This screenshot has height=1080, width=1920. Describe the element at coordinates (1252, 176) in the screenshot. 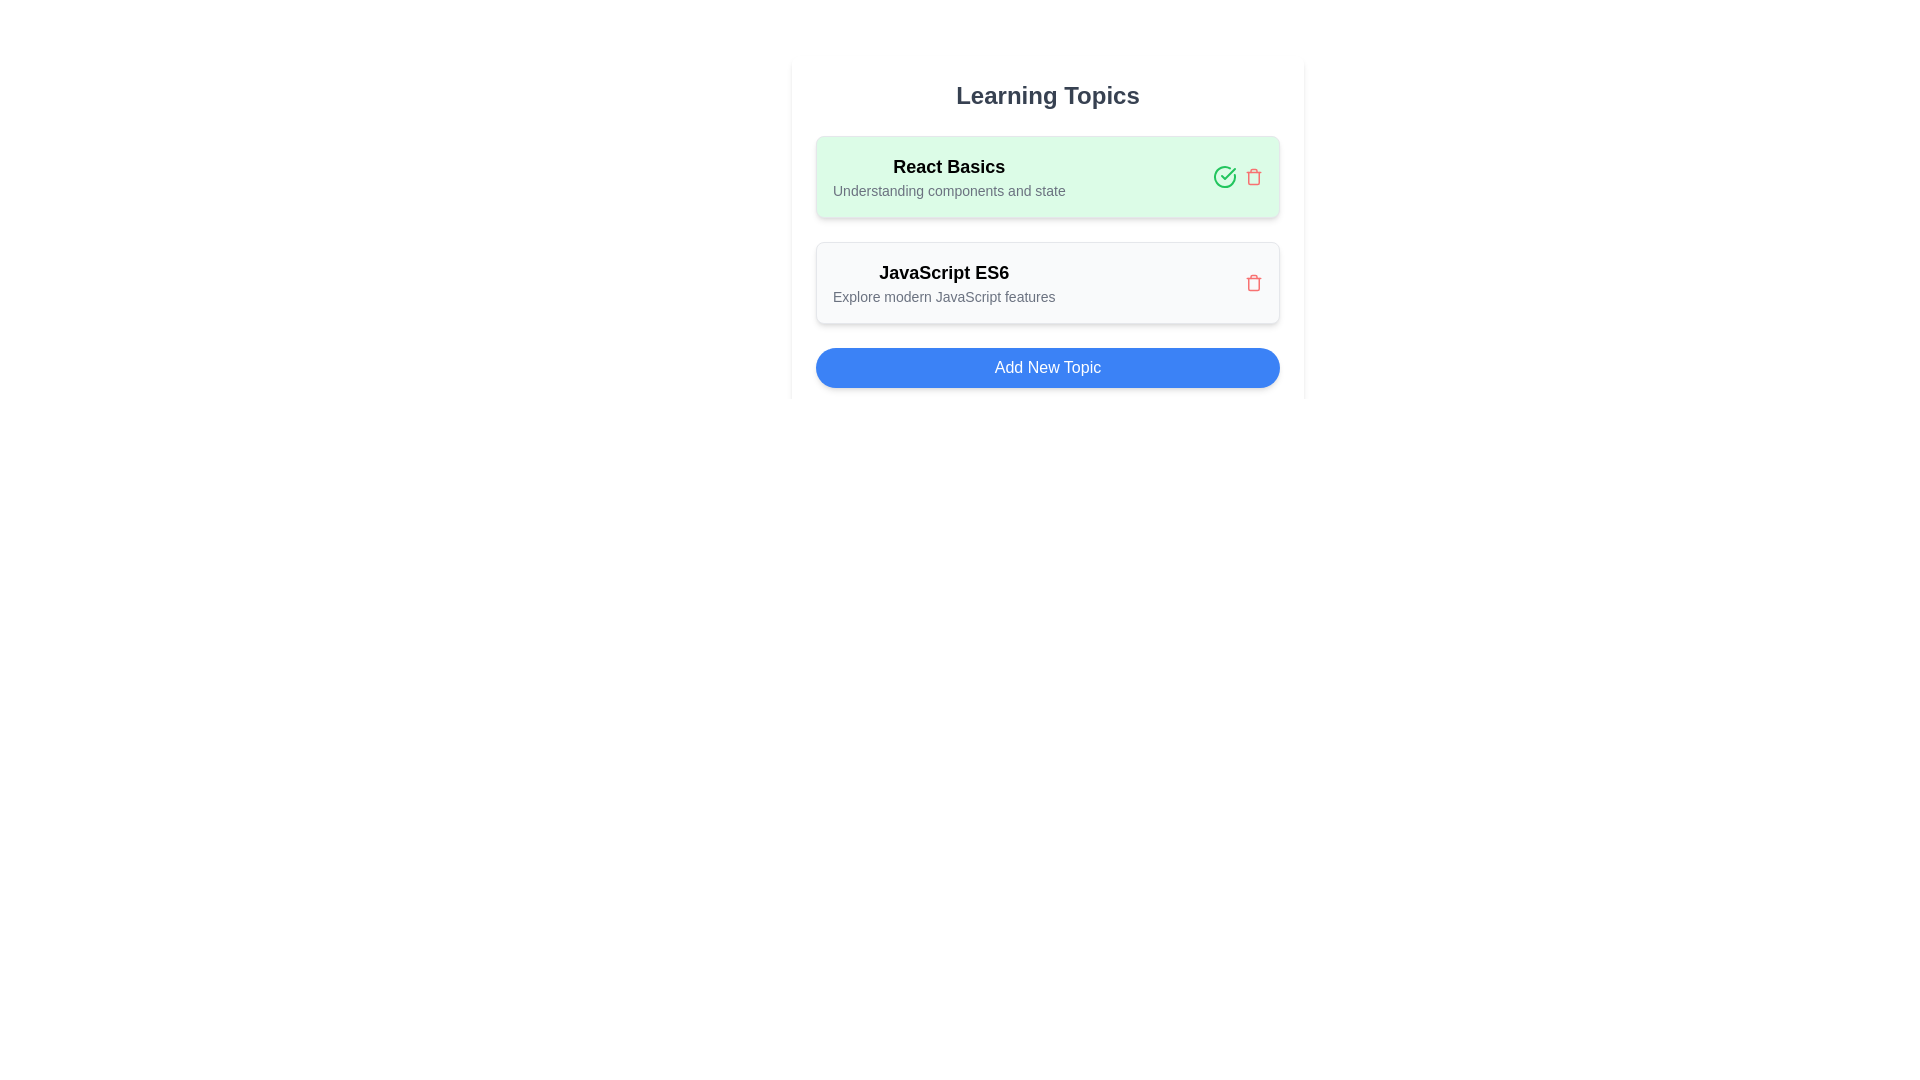

I see `the trash icon to delete the topic titled 'React Basics'` at that location.